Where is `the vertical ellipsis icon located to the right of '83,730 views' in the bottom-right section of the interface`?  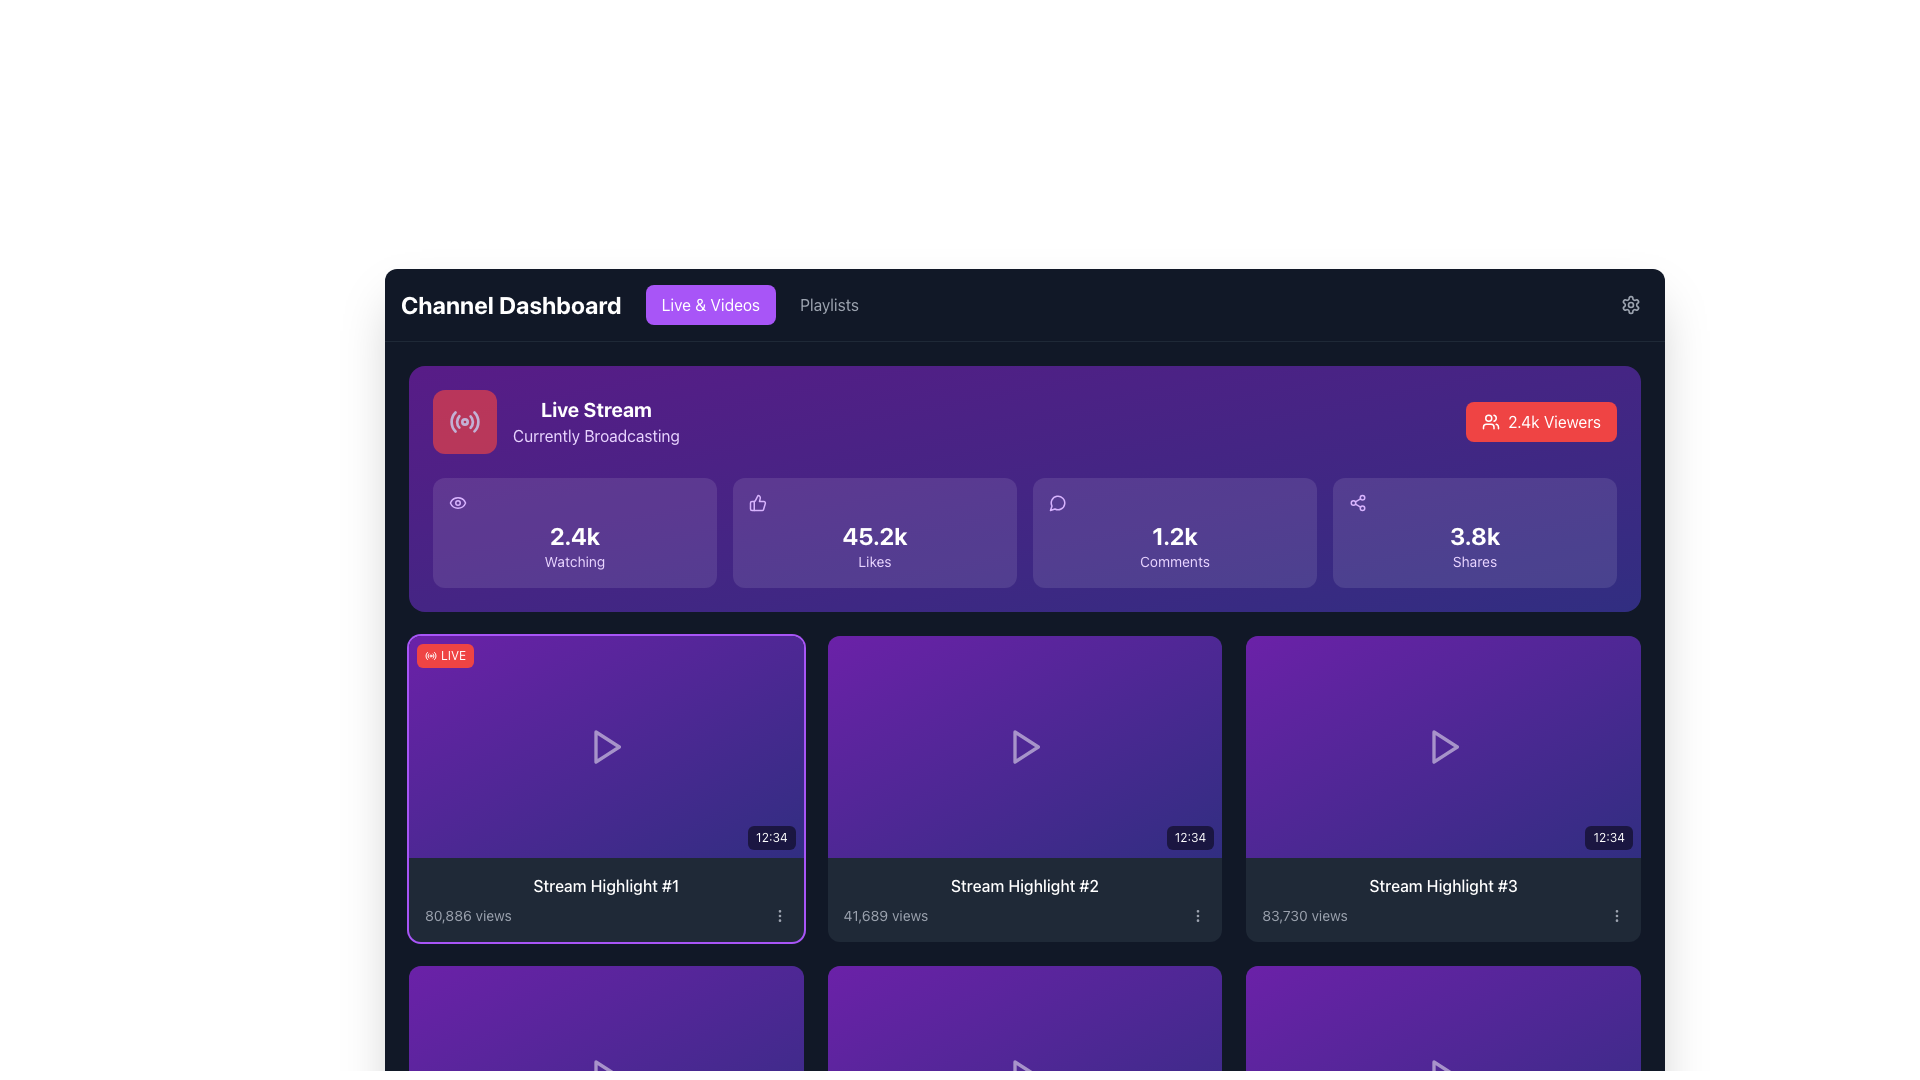 the vertical ellipsis icon located to the right of '83,730 views' in the bottom-right section of the interface is located at coordinates (1617, 915).